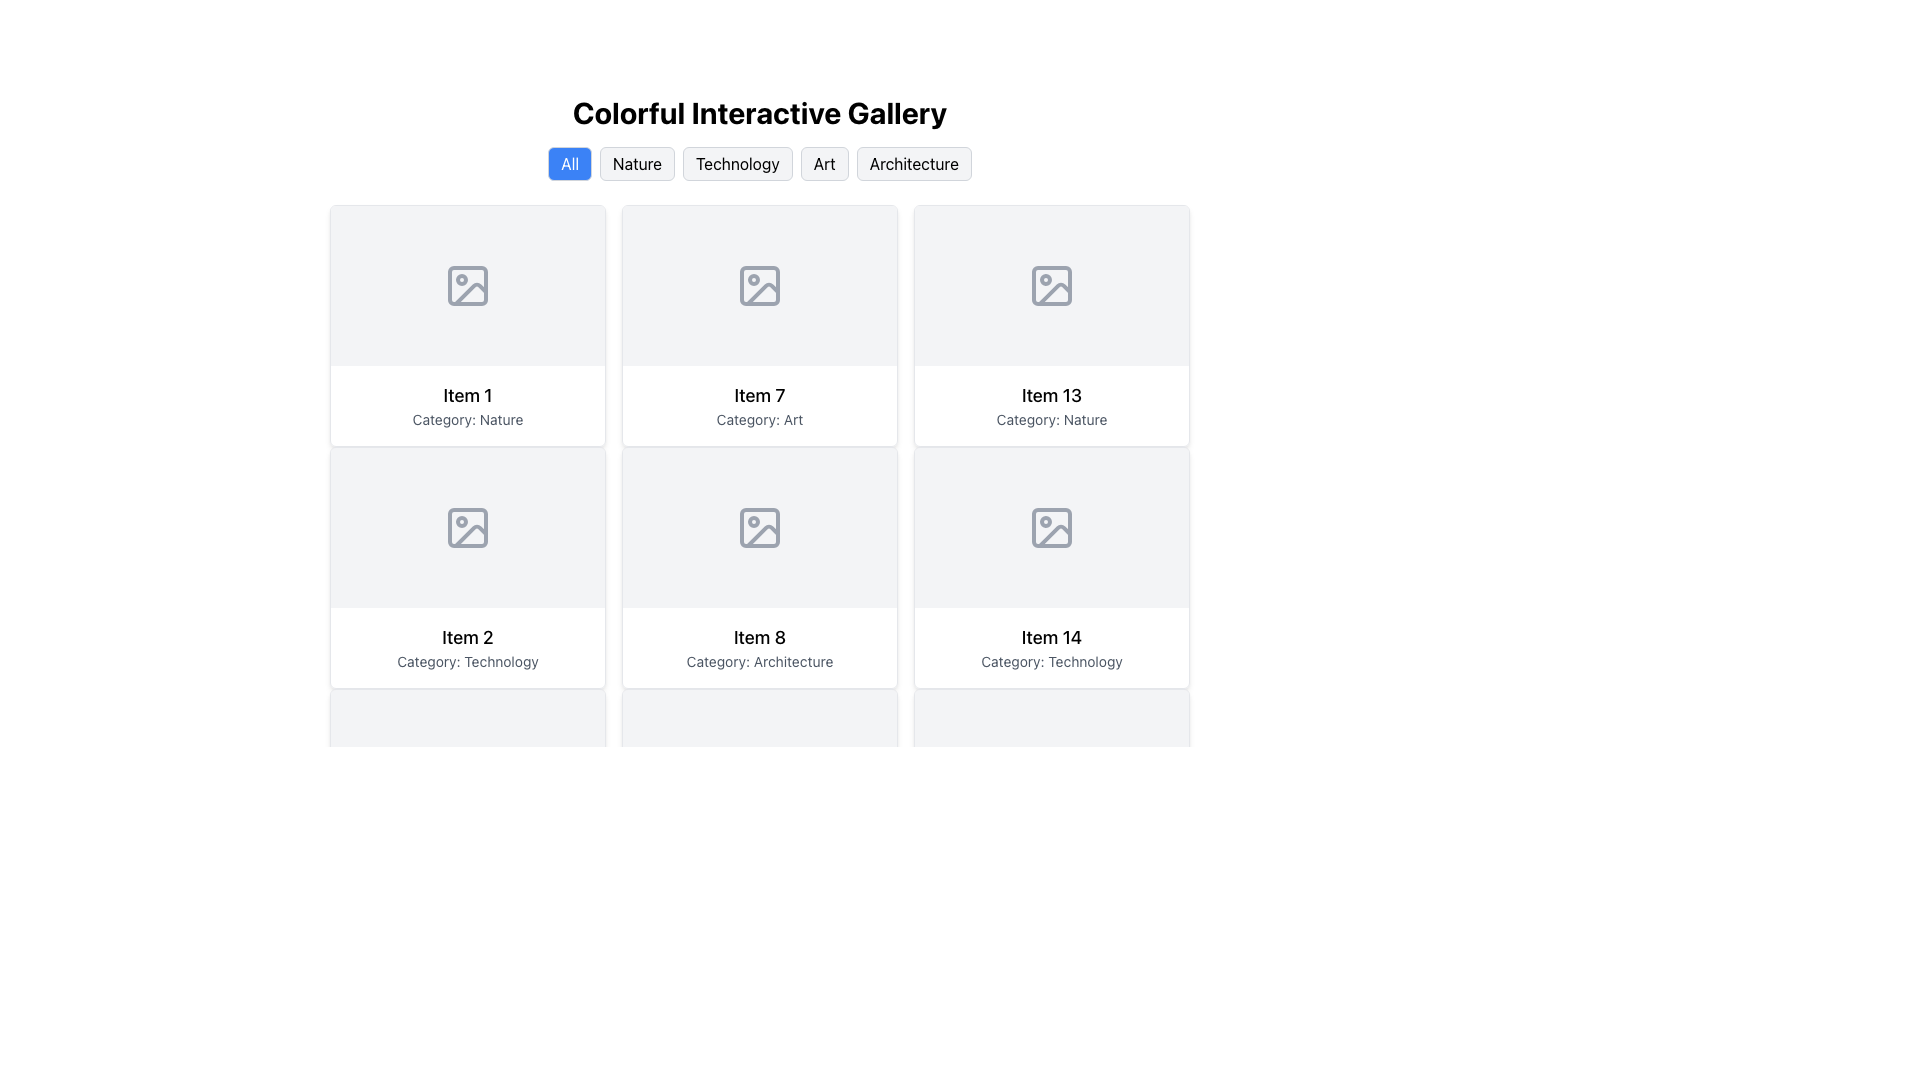  I want to click on the 'Nature' button, which is a rounded rectangular button with a light gray background and black text, located in the horizontal button group beneath the title 'Colorful Interactive Gallery', so click(636, 163).